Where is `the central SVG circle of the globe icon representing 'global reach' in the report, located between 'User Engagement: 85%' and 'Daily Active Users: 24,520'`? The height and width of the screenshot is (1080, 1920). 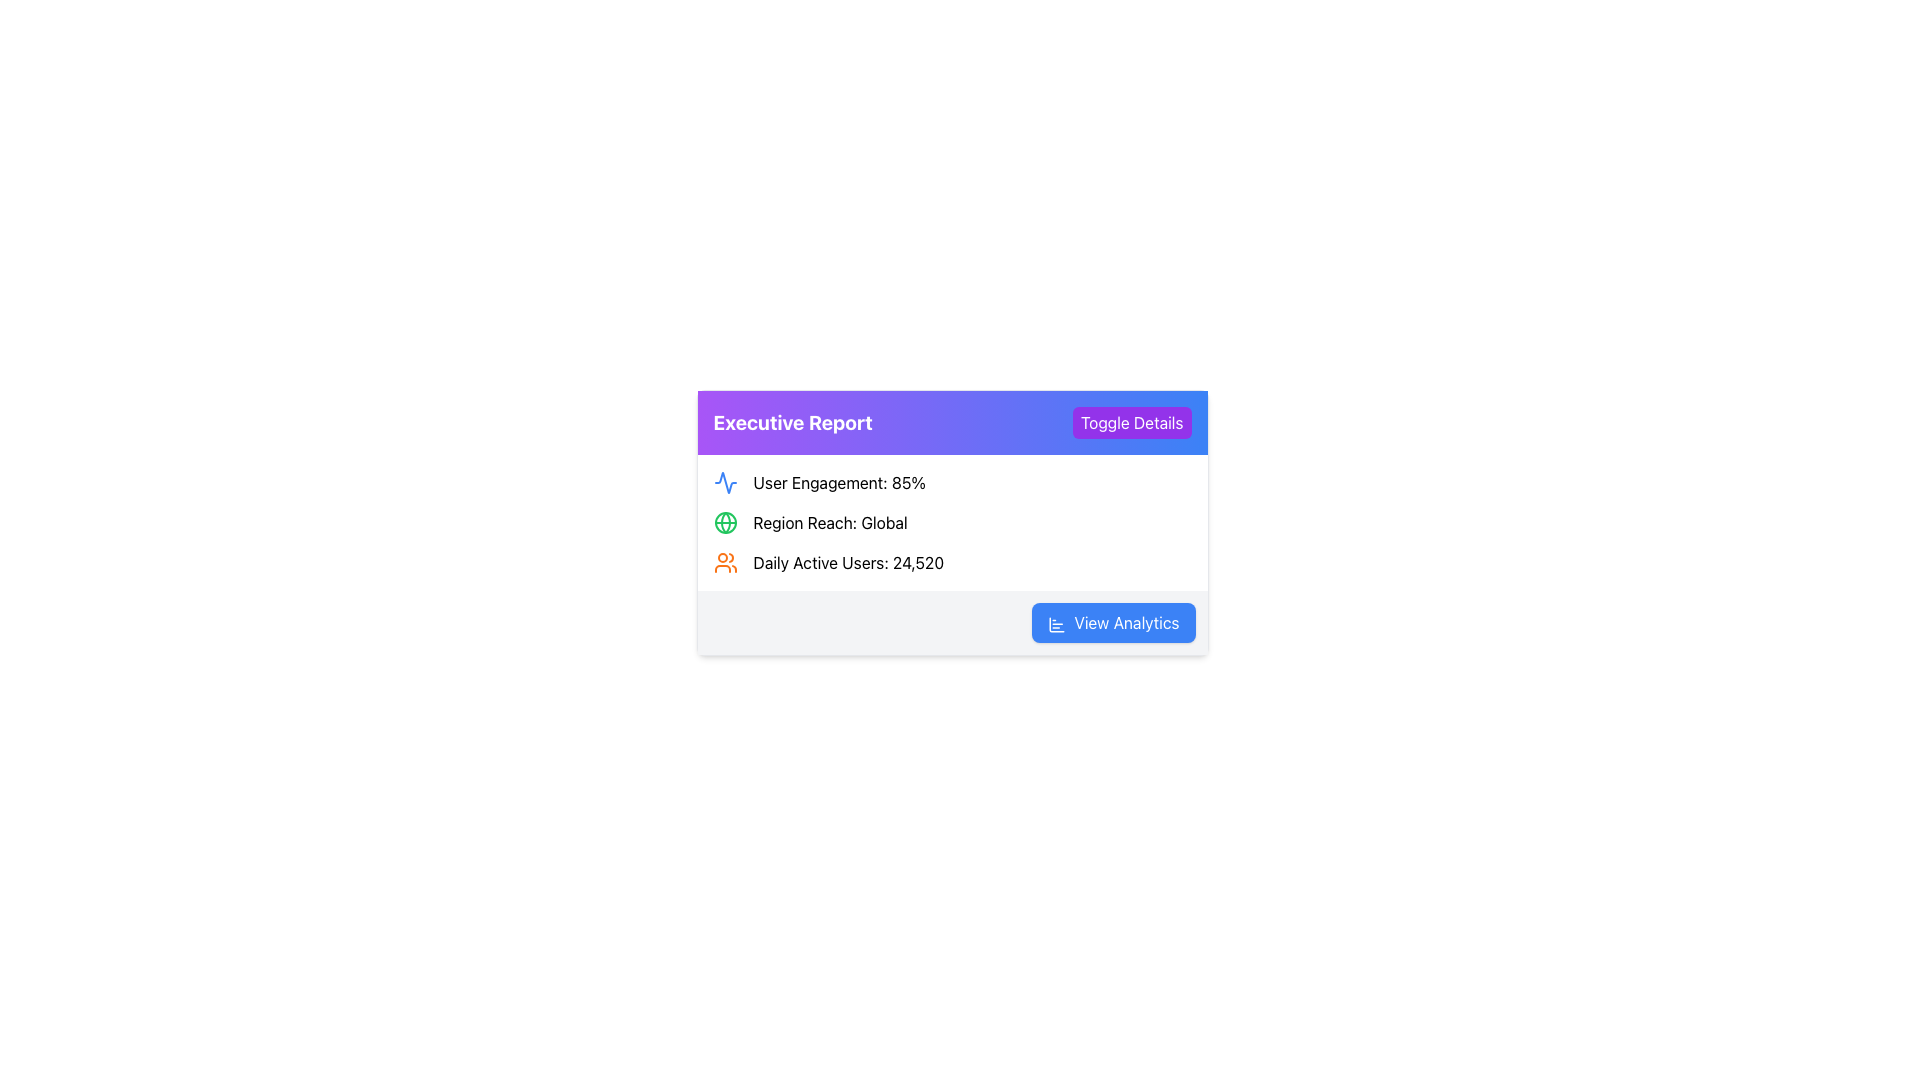 the central SVG circle of the globe icon representing 'global reach' in the report, located between 'User Engagement: 85%' and 'Daily Active Users: 24,520' is located at coordinates (724, 522).